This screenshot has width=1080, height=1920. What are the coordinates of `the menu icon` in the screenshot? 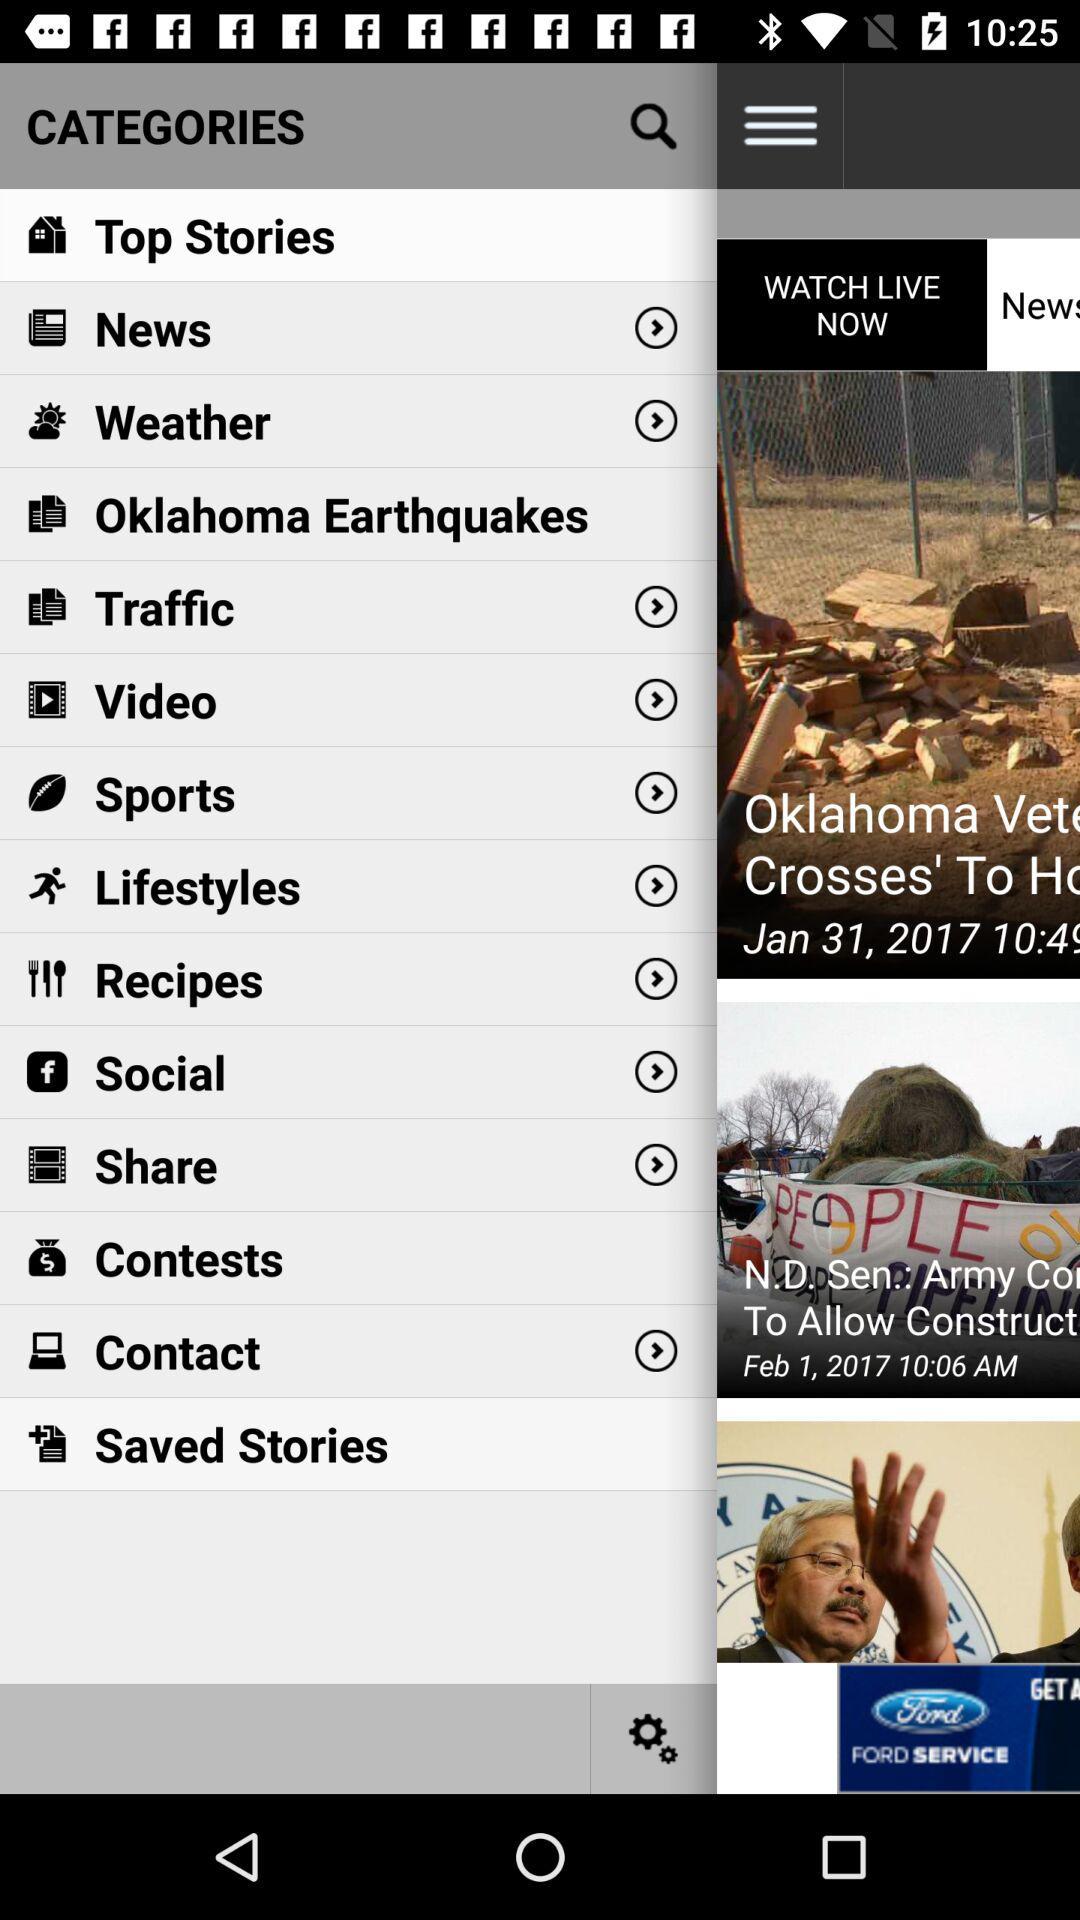 It's located at (778, 124).